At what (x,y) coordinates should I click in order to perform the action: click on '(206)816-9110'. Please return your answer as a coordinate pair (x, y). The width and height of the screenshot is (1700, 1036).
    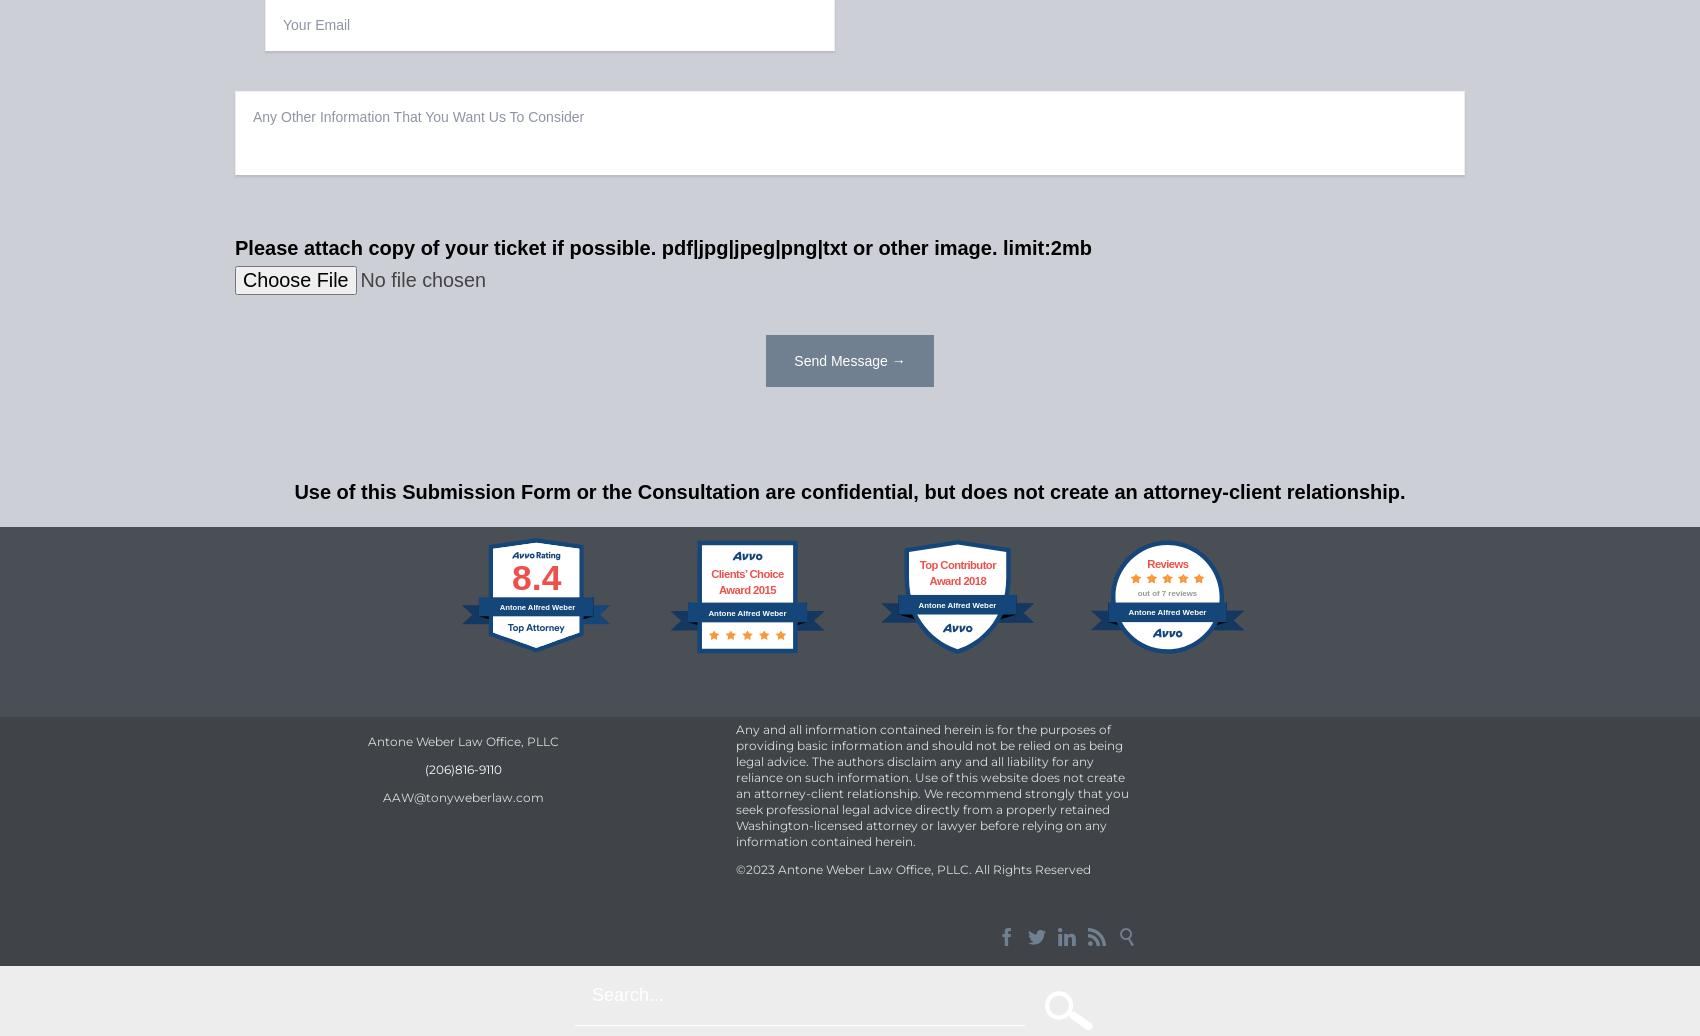
    Looking at the image, I should click on (462, 769).